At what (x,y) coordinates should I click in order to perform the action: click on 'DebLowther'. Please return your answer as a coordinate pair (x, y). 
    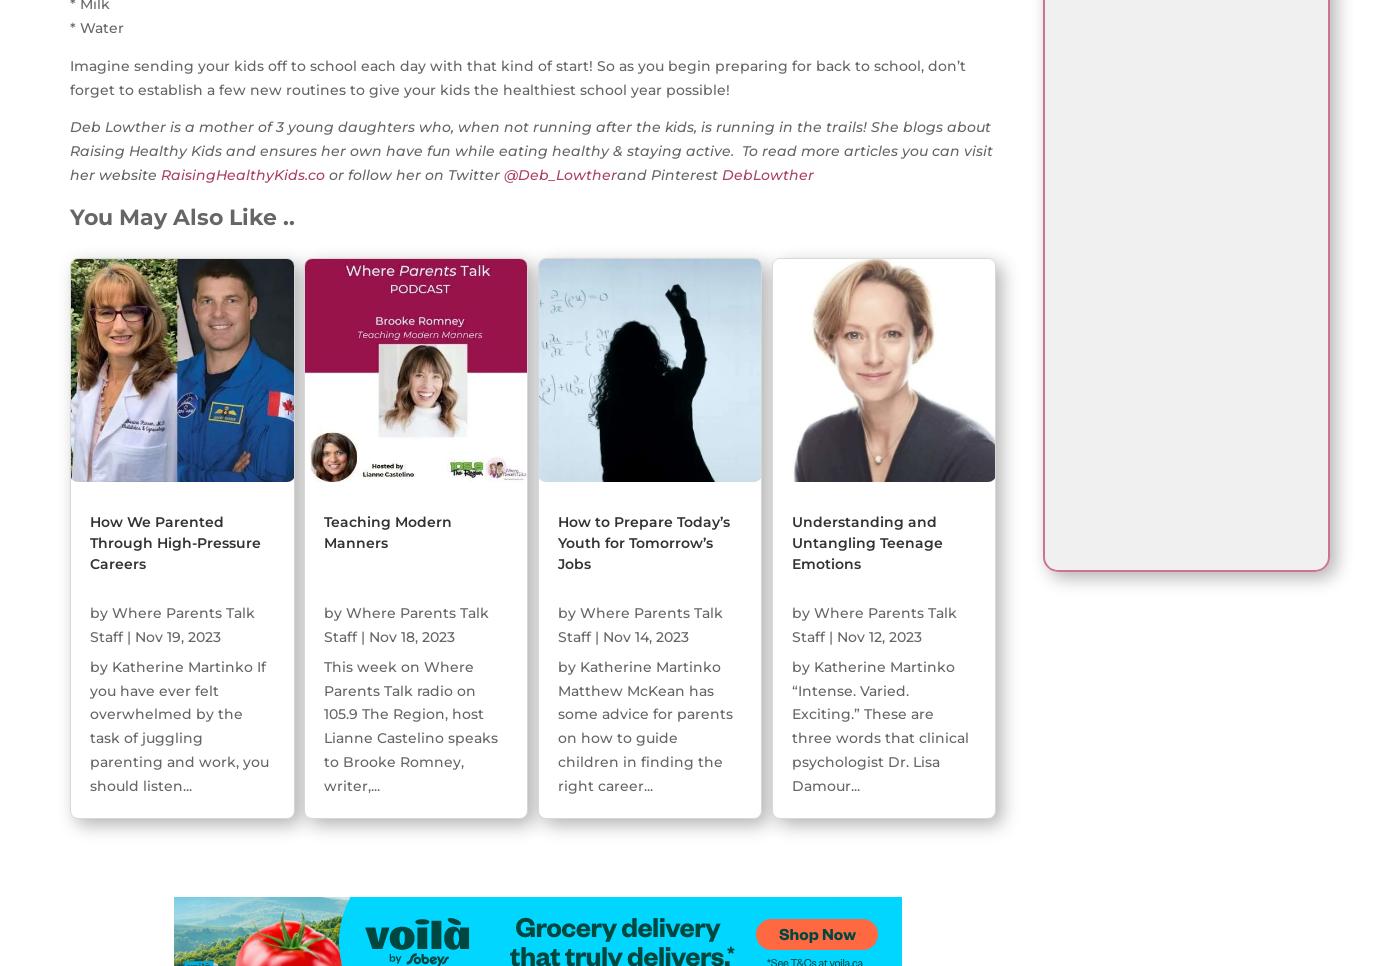
    Looking at the image, I should click on (721, 175).